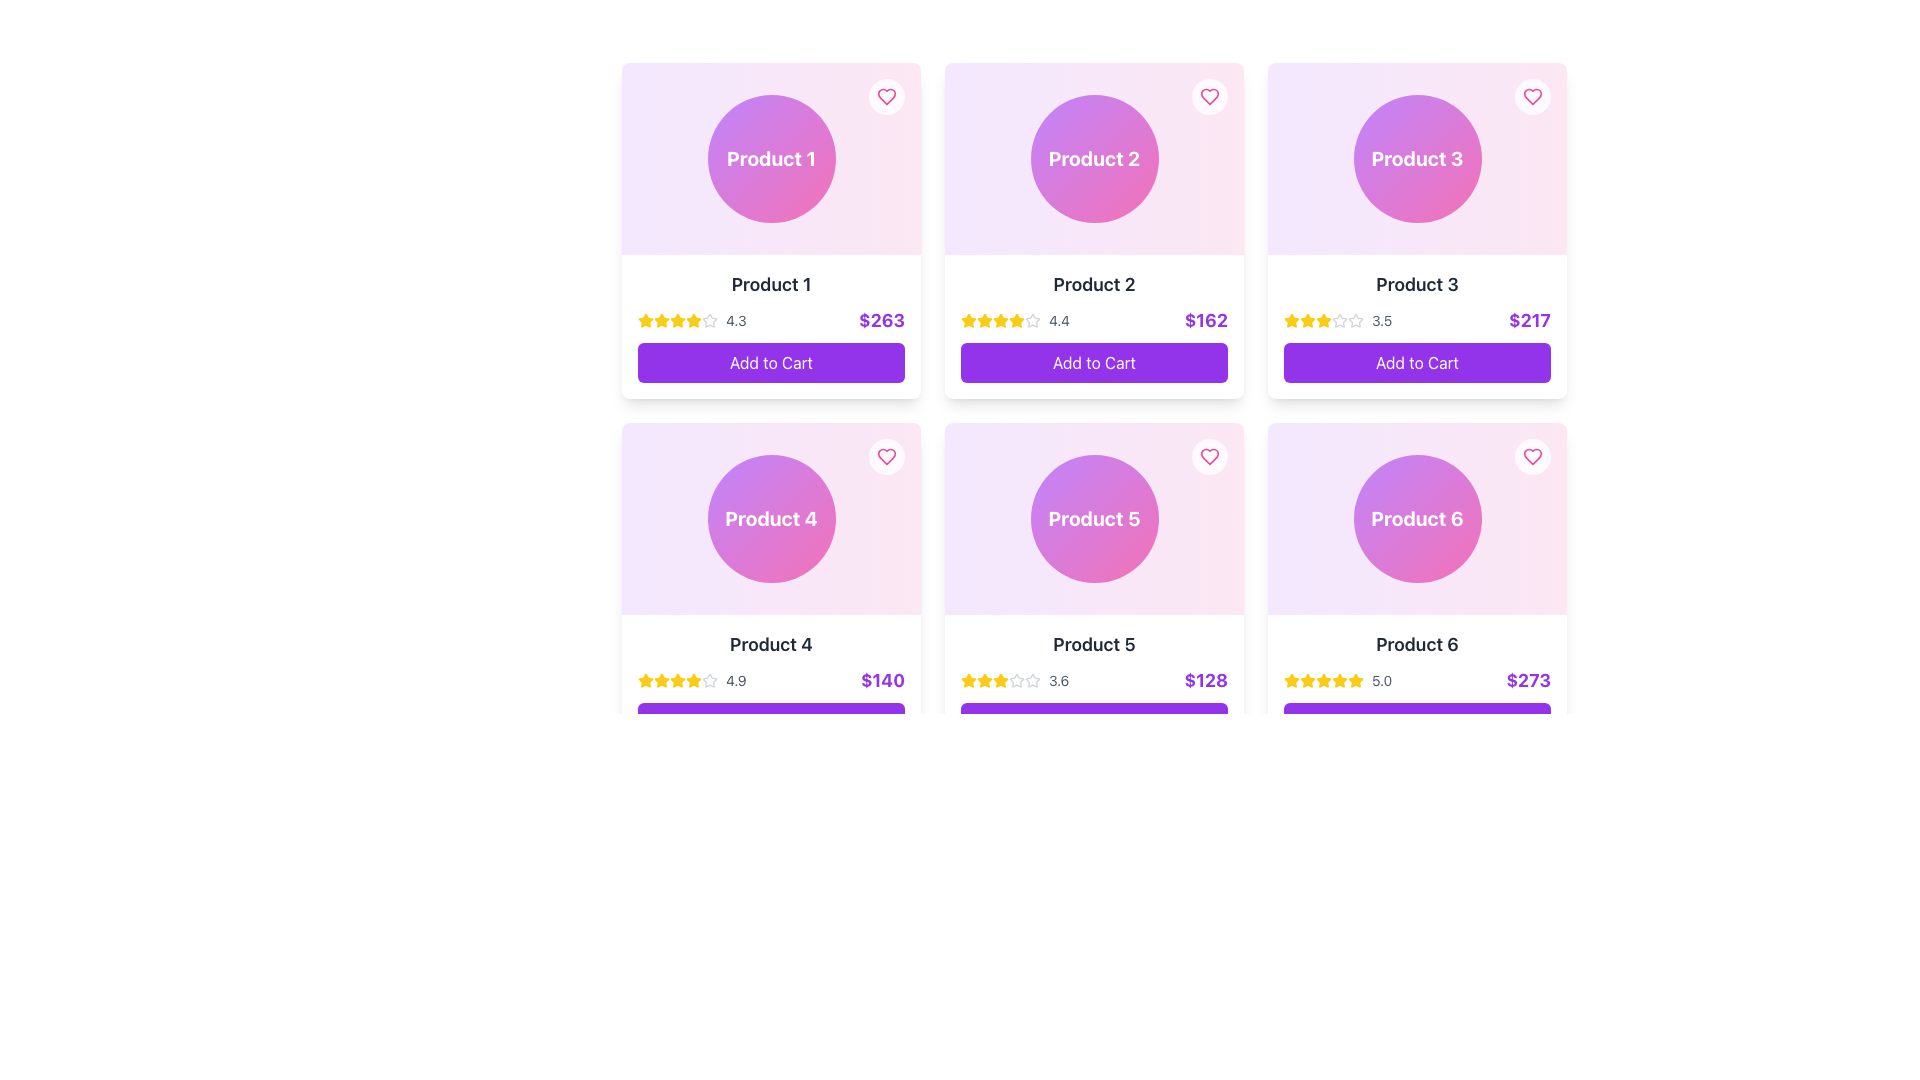 Image resolution: width=1920 pixels, height=1080 pixels. Describe the element at coordinates (984, 319) in the screenshot. I see `the first star icon` at that location.